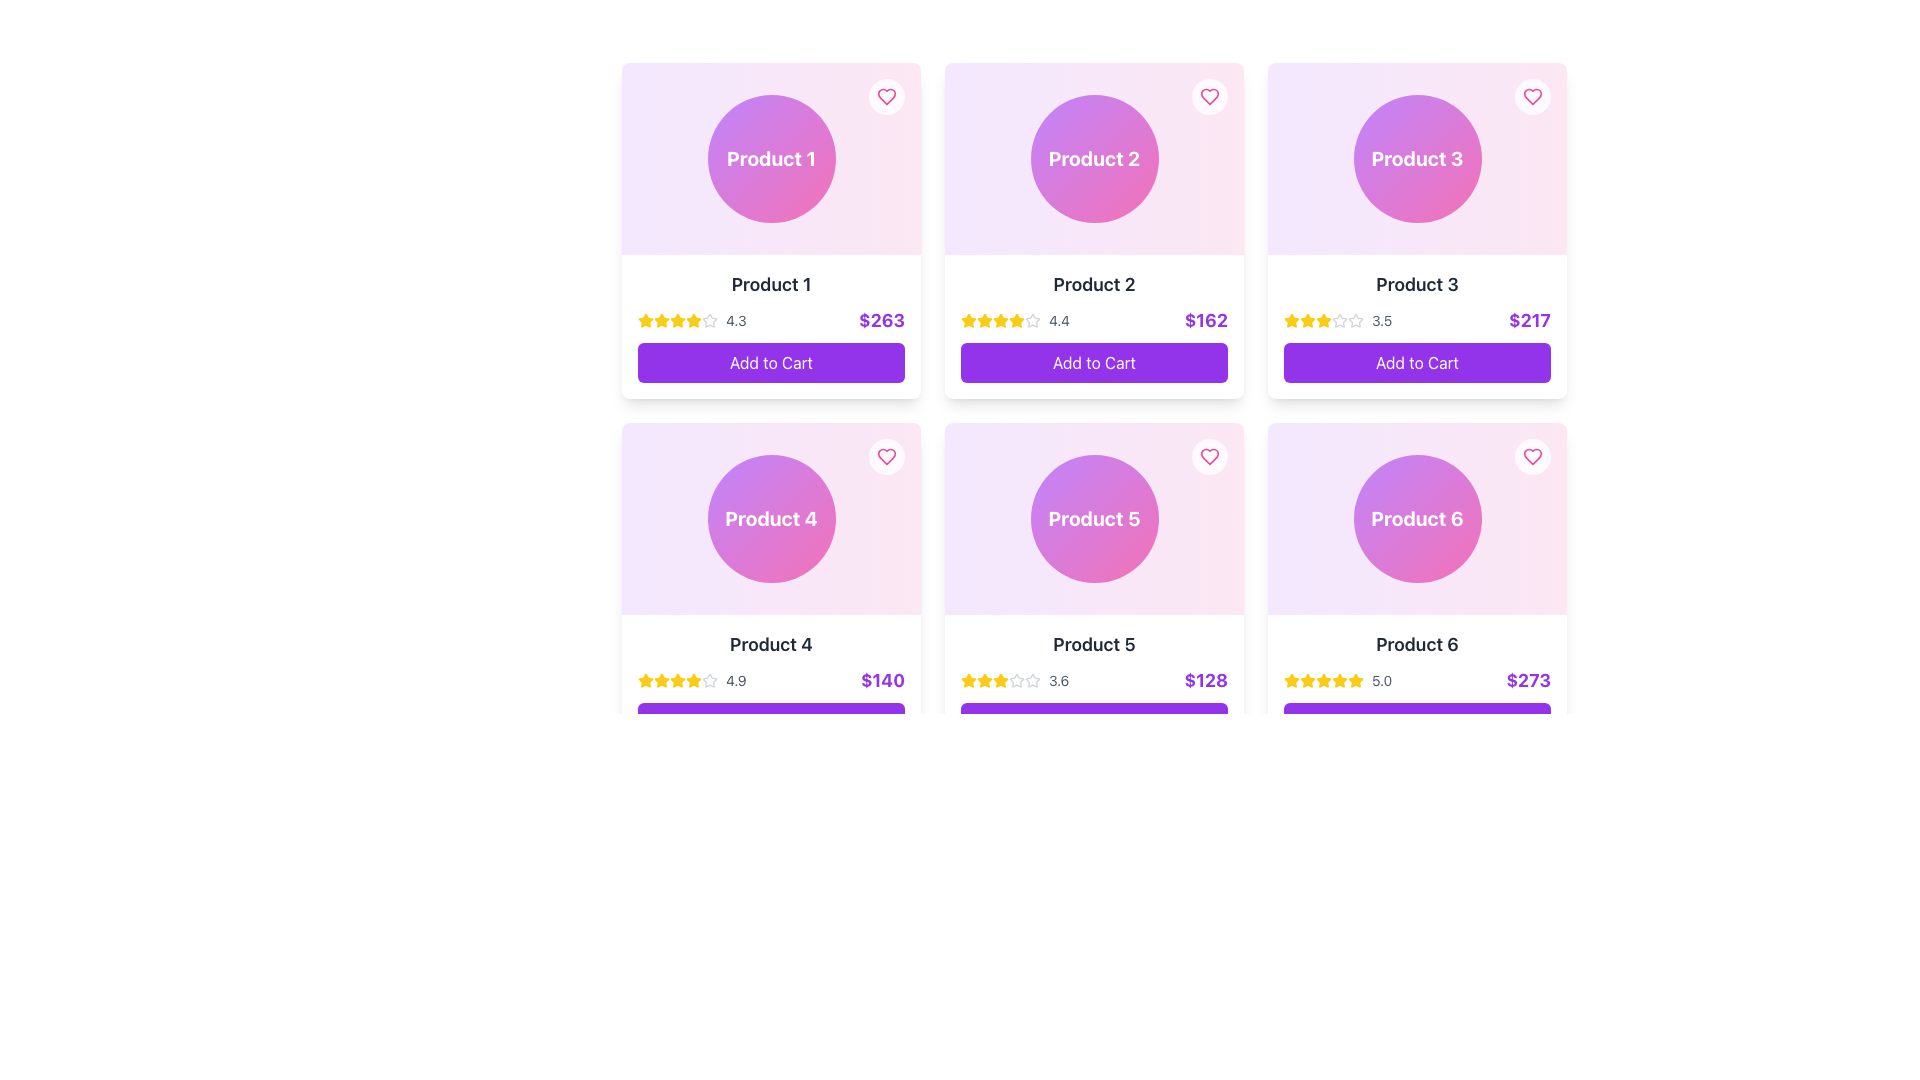 Image resolution: width=1920 pixels, height=1080 pixels. Describe the element at coordinates (984, 319) in the screenshot. I see `the first star icon` at that location.